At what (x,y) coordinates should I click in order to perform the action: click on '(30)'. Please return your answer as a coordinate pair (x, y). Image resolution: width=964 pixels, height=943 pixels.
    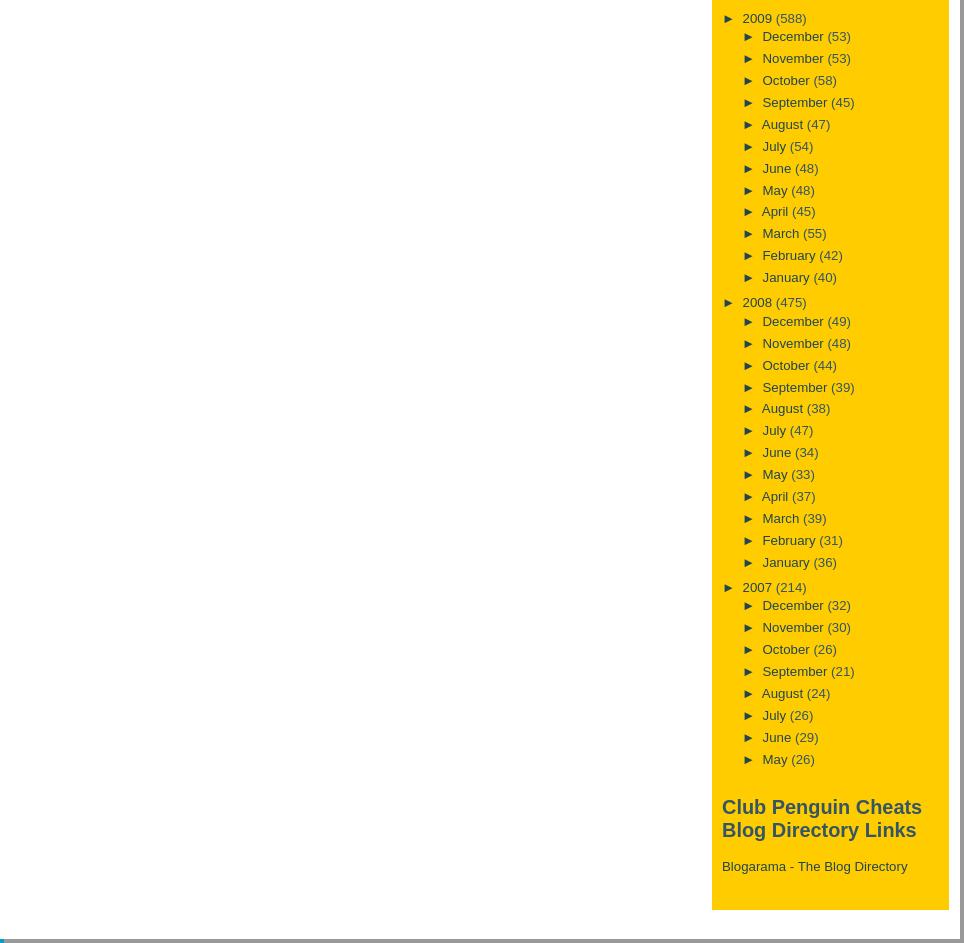
    Looking at the image, I should click on (826, 626).